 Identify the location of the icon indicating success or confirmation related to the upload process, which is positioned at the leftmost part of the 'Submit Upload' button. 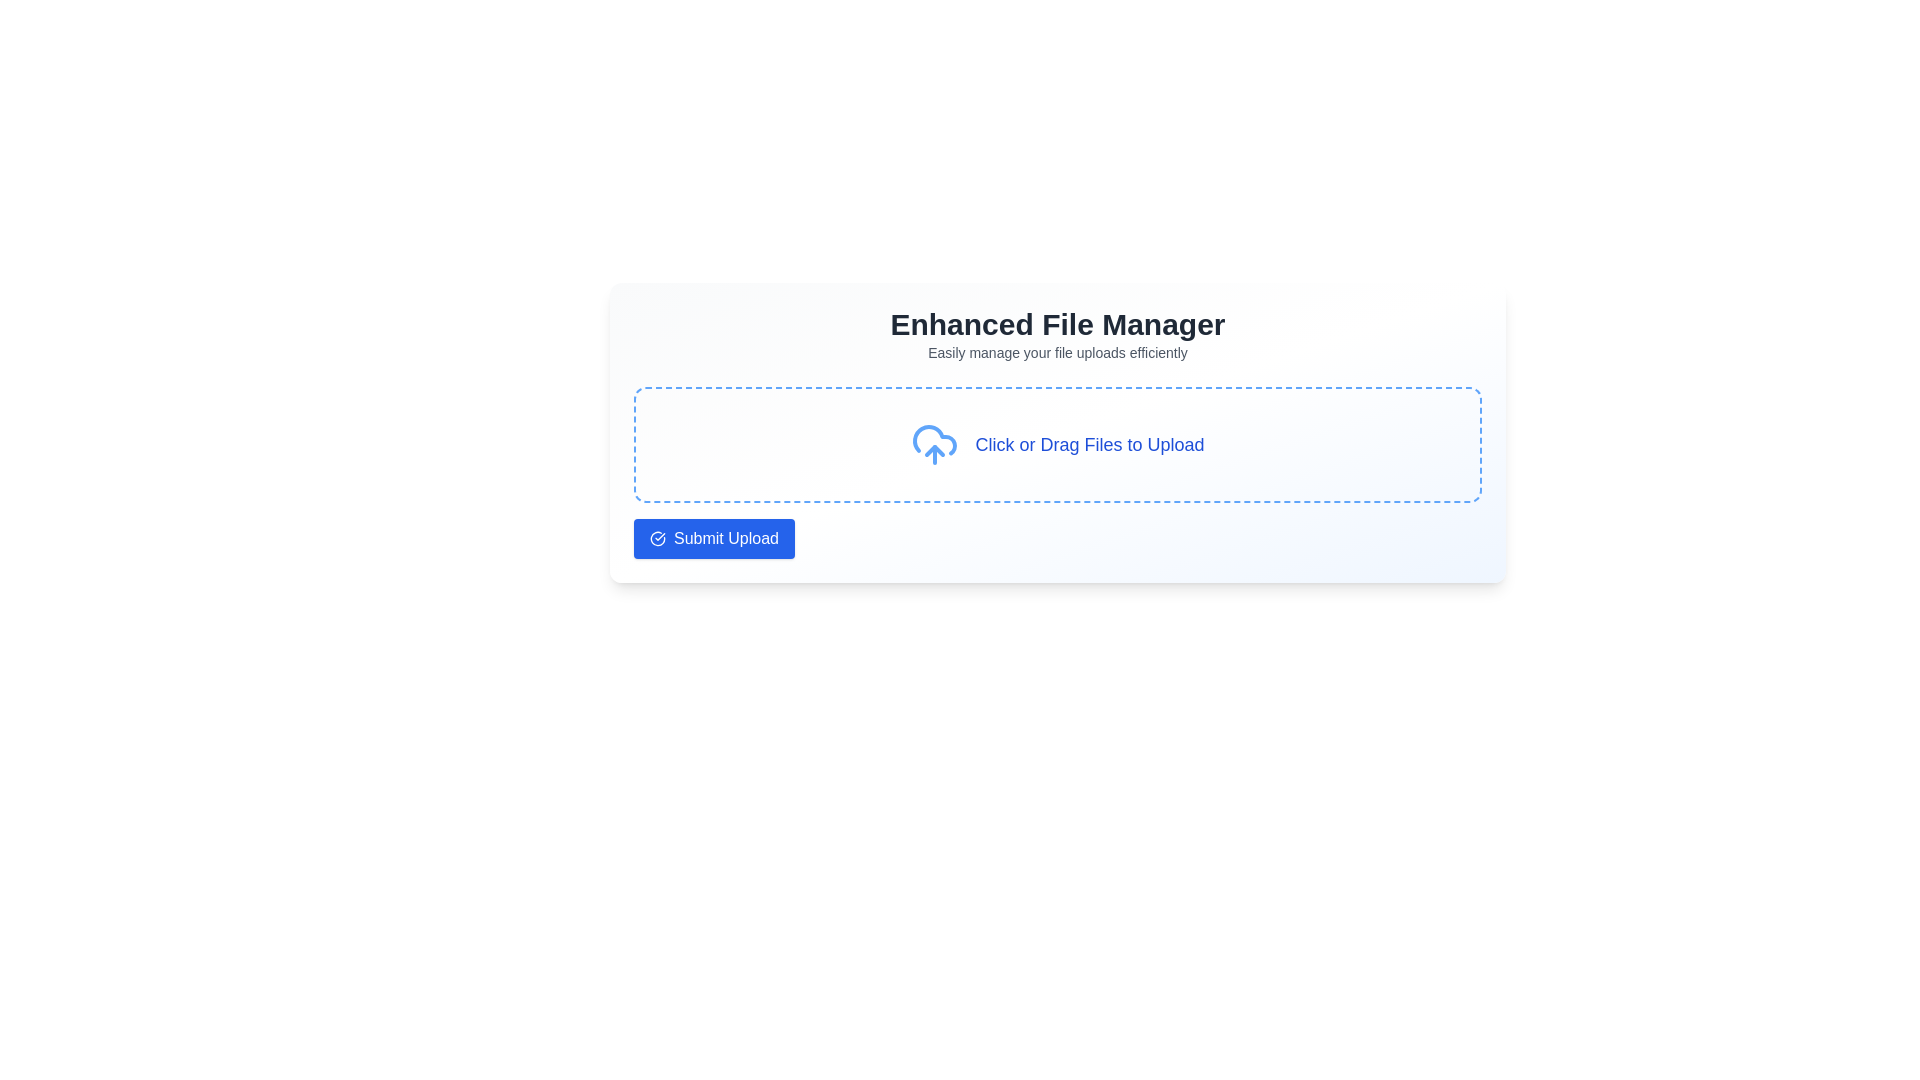
(657, 538).